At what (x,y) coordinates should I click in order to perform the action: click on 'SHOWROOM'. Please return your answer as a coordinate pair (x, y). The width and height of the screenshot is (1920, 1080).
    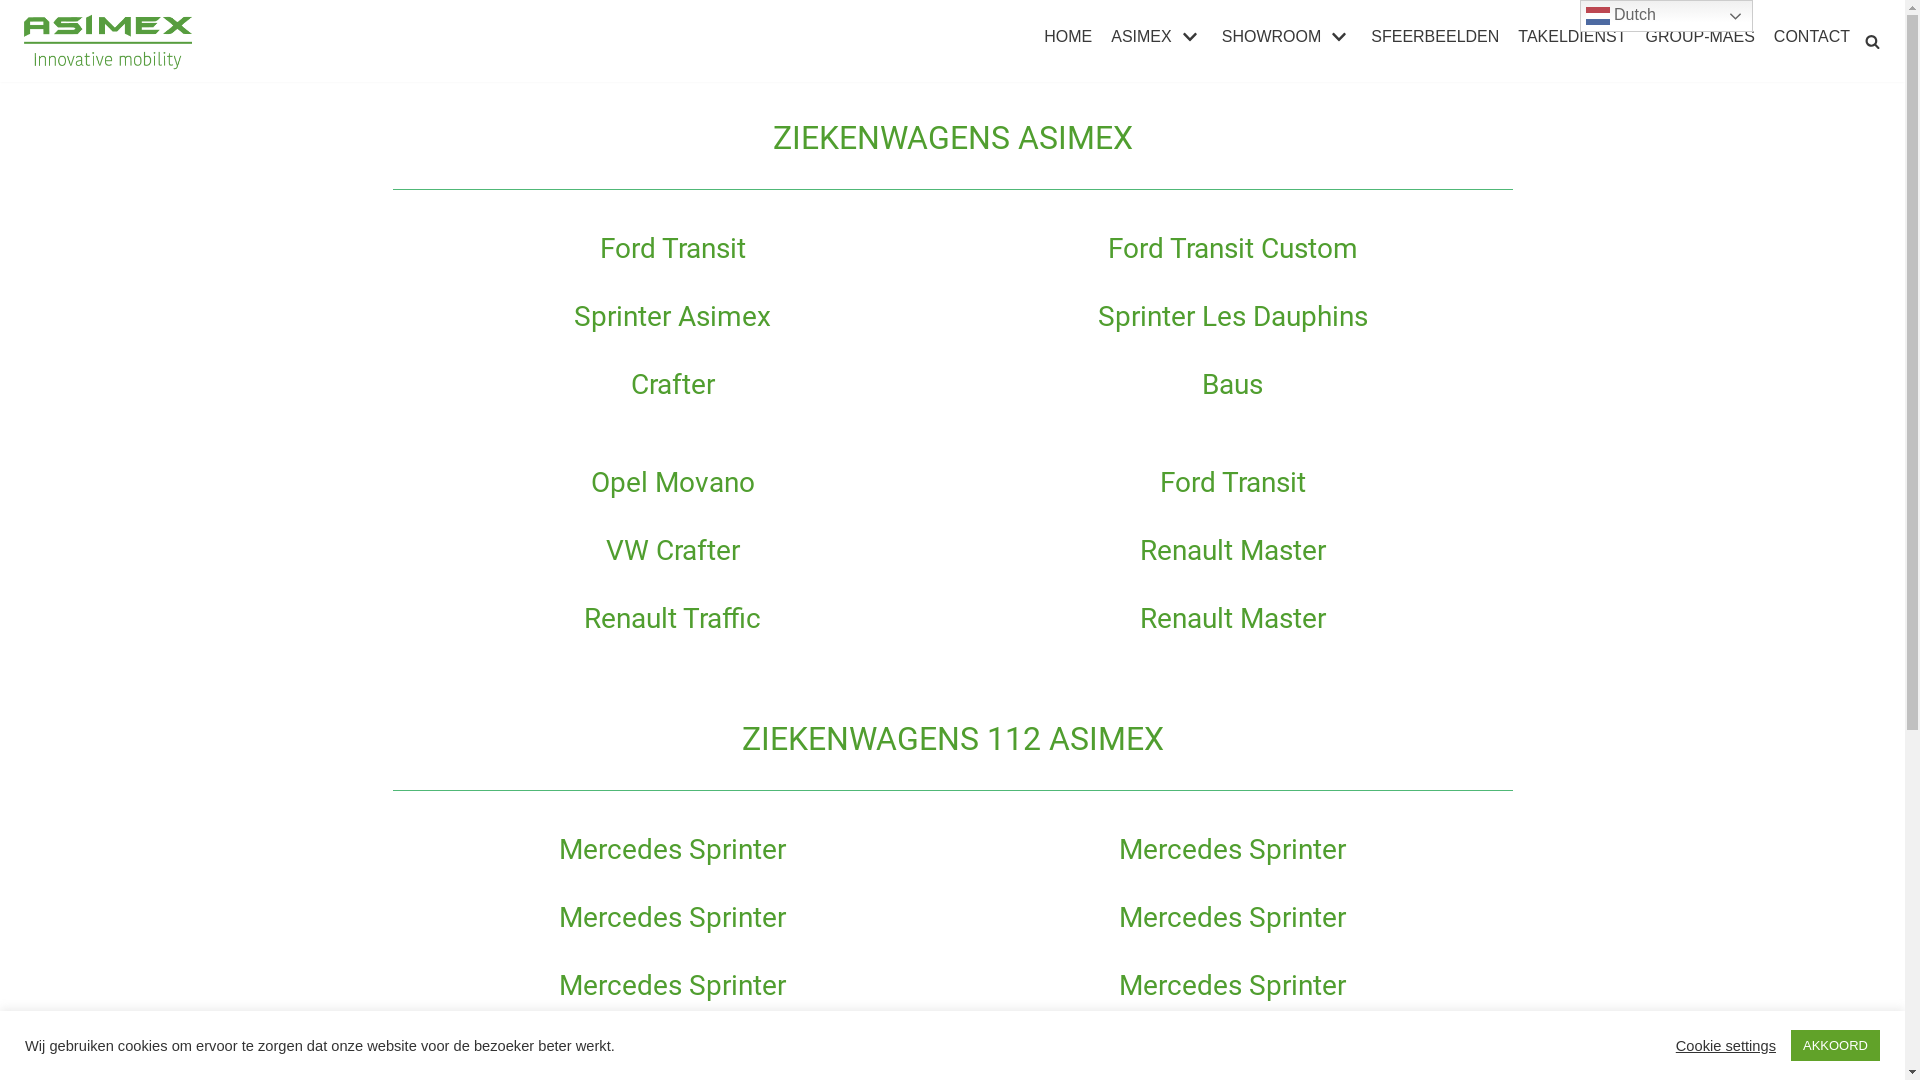
    Looking at the image, I should click on (1287, 37).